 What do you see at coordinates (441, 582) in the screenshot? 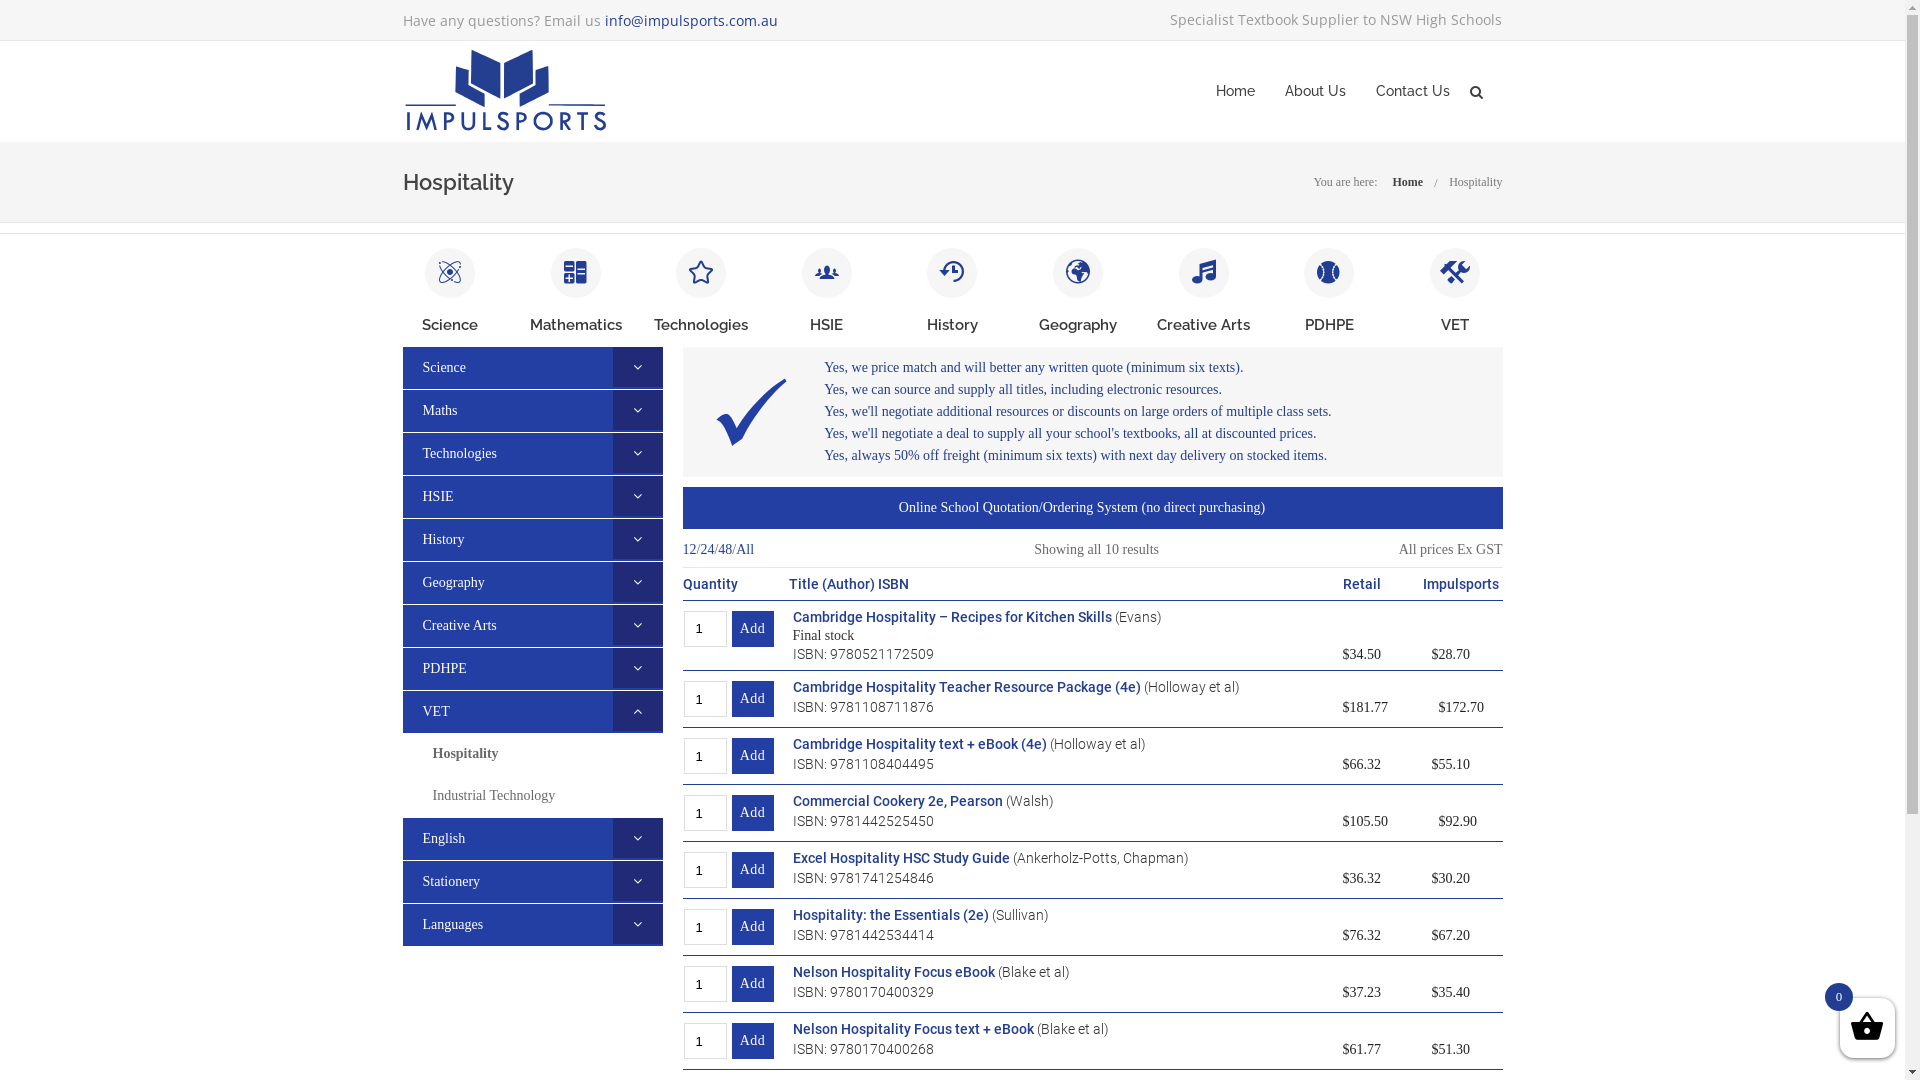
I see `'Geography'` at bounding box center [441, 582].